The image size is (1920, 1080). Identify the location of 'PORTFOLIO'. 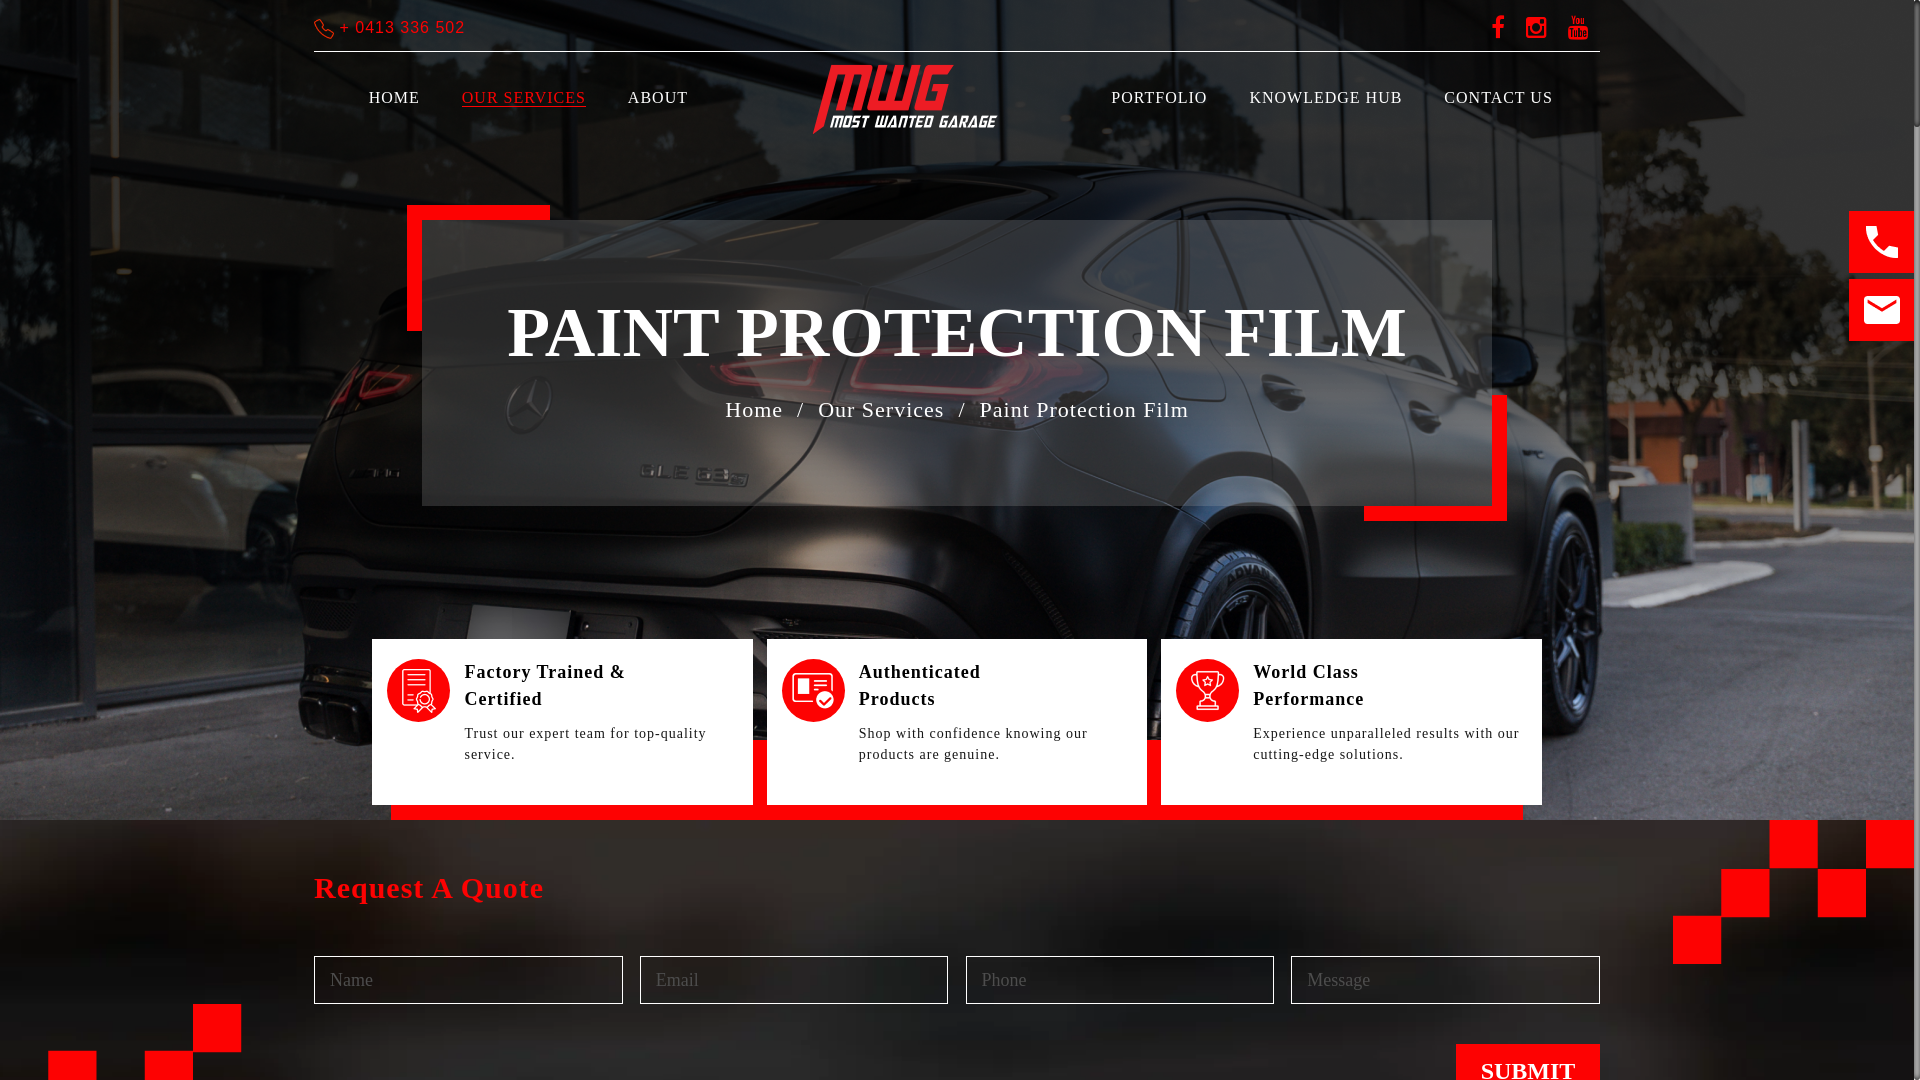
(1158, 97).